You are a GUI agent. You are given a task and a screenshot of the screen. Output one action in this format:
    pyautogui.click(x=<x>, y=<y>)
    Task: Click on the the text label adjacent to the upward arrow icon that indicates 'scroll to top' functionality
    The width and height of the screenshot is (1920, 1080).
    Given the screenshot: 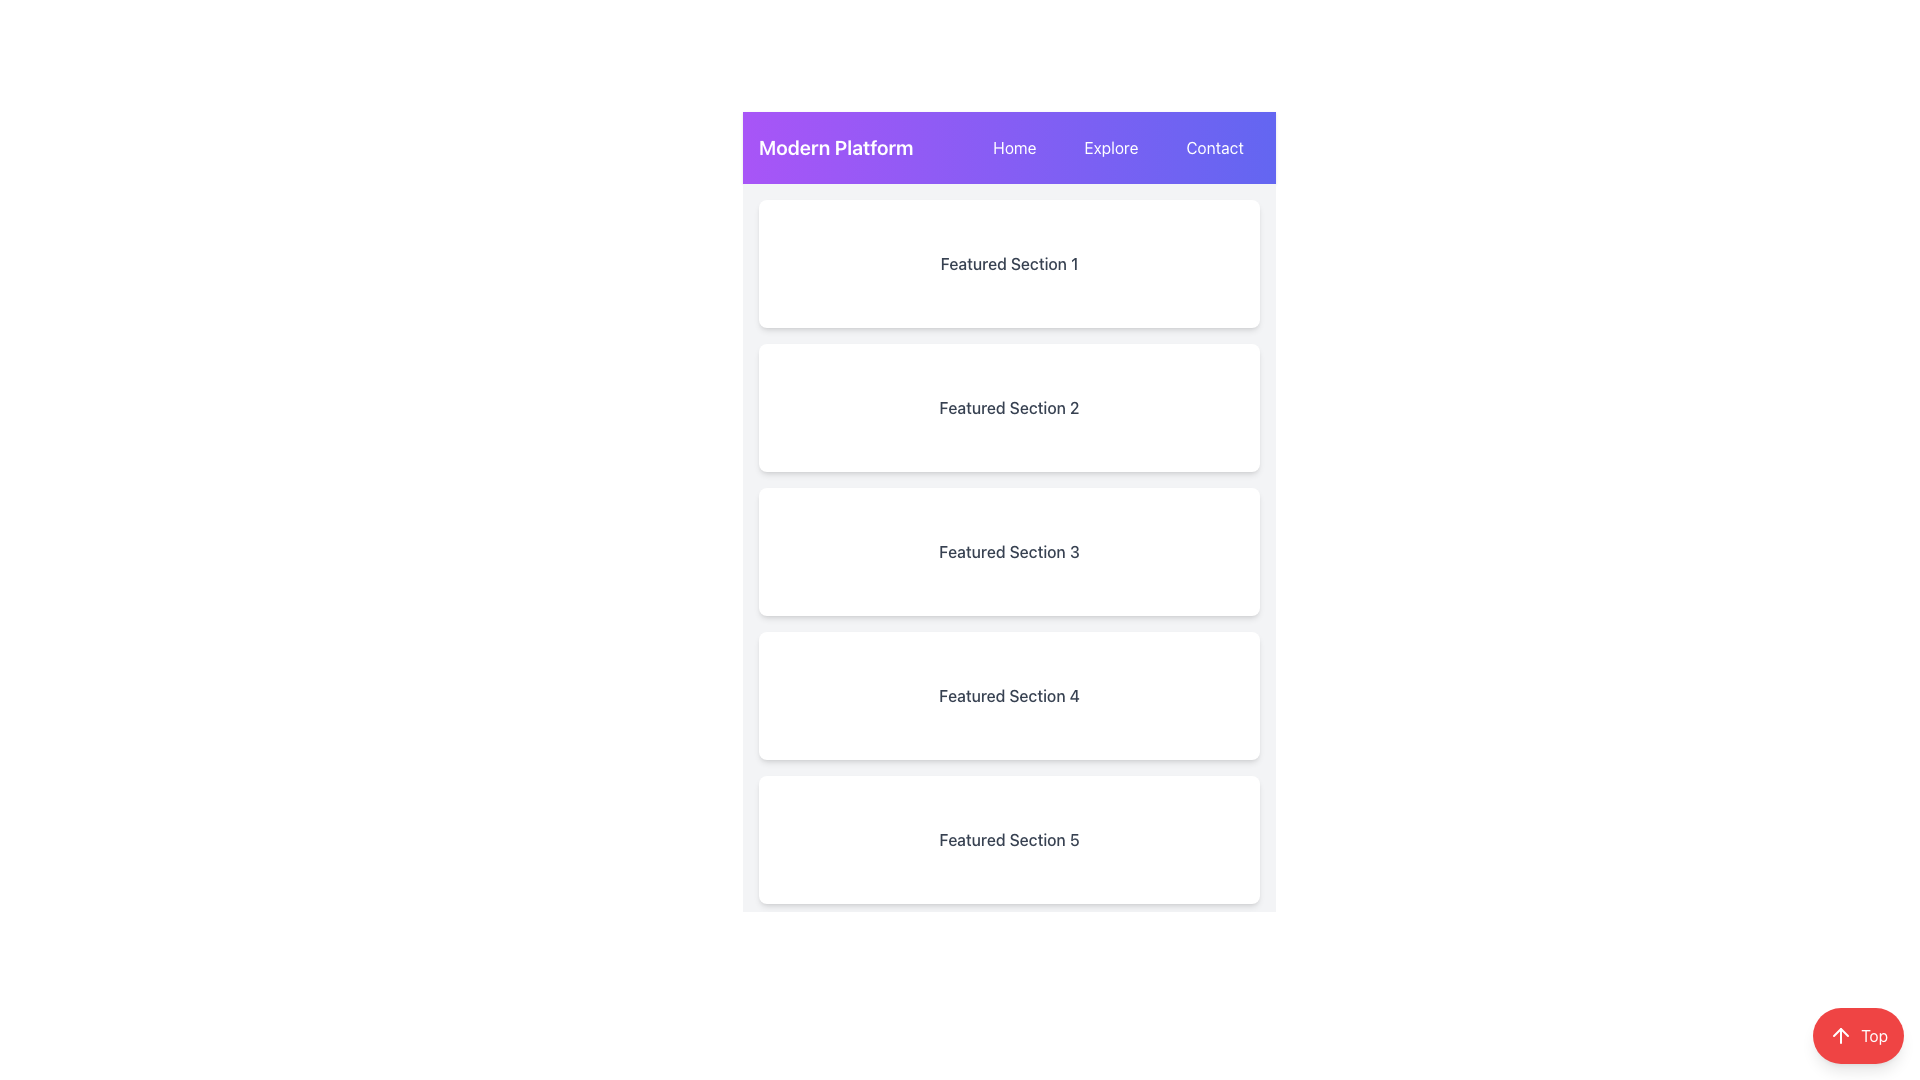 What is the action you would take?
    pyautogui.click(x=1873, y=1035)
    